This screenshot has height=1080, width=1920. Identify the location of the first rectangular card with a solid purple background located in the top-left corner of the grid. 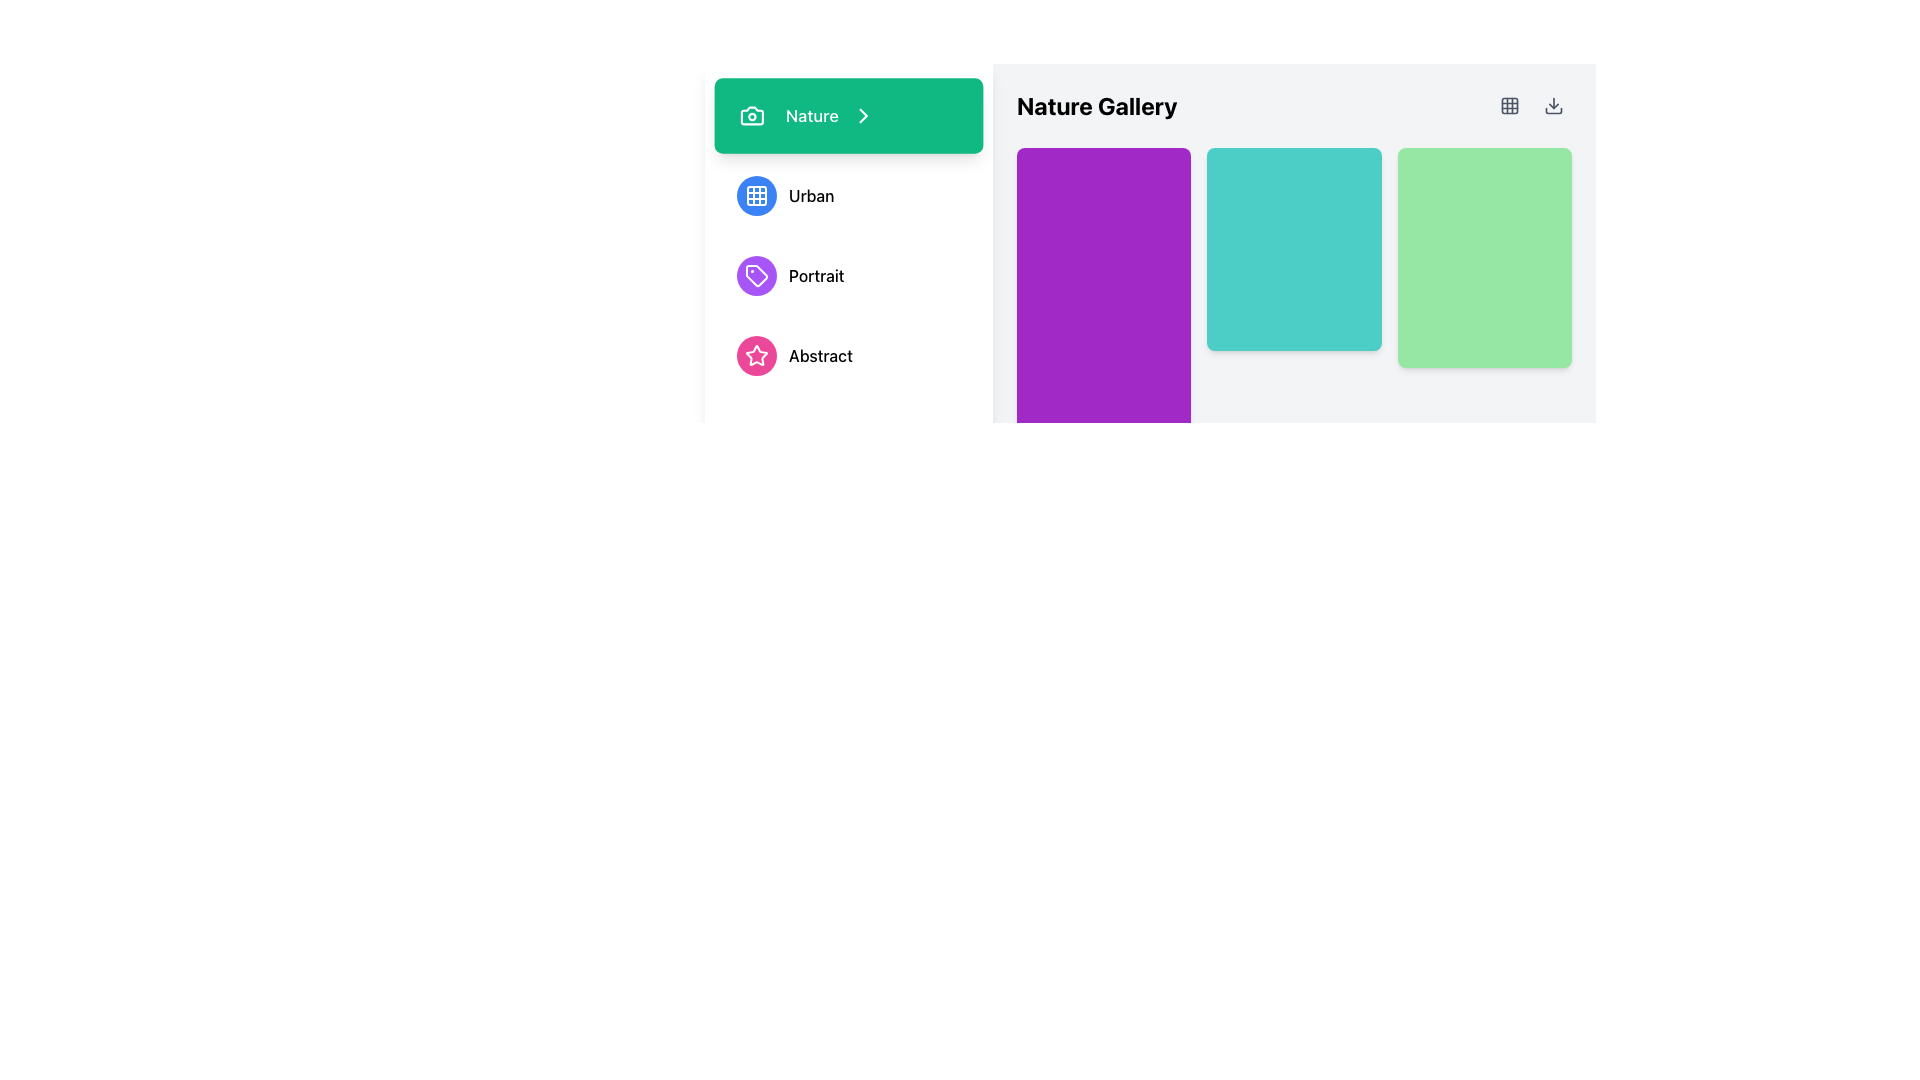
(1103, 343).